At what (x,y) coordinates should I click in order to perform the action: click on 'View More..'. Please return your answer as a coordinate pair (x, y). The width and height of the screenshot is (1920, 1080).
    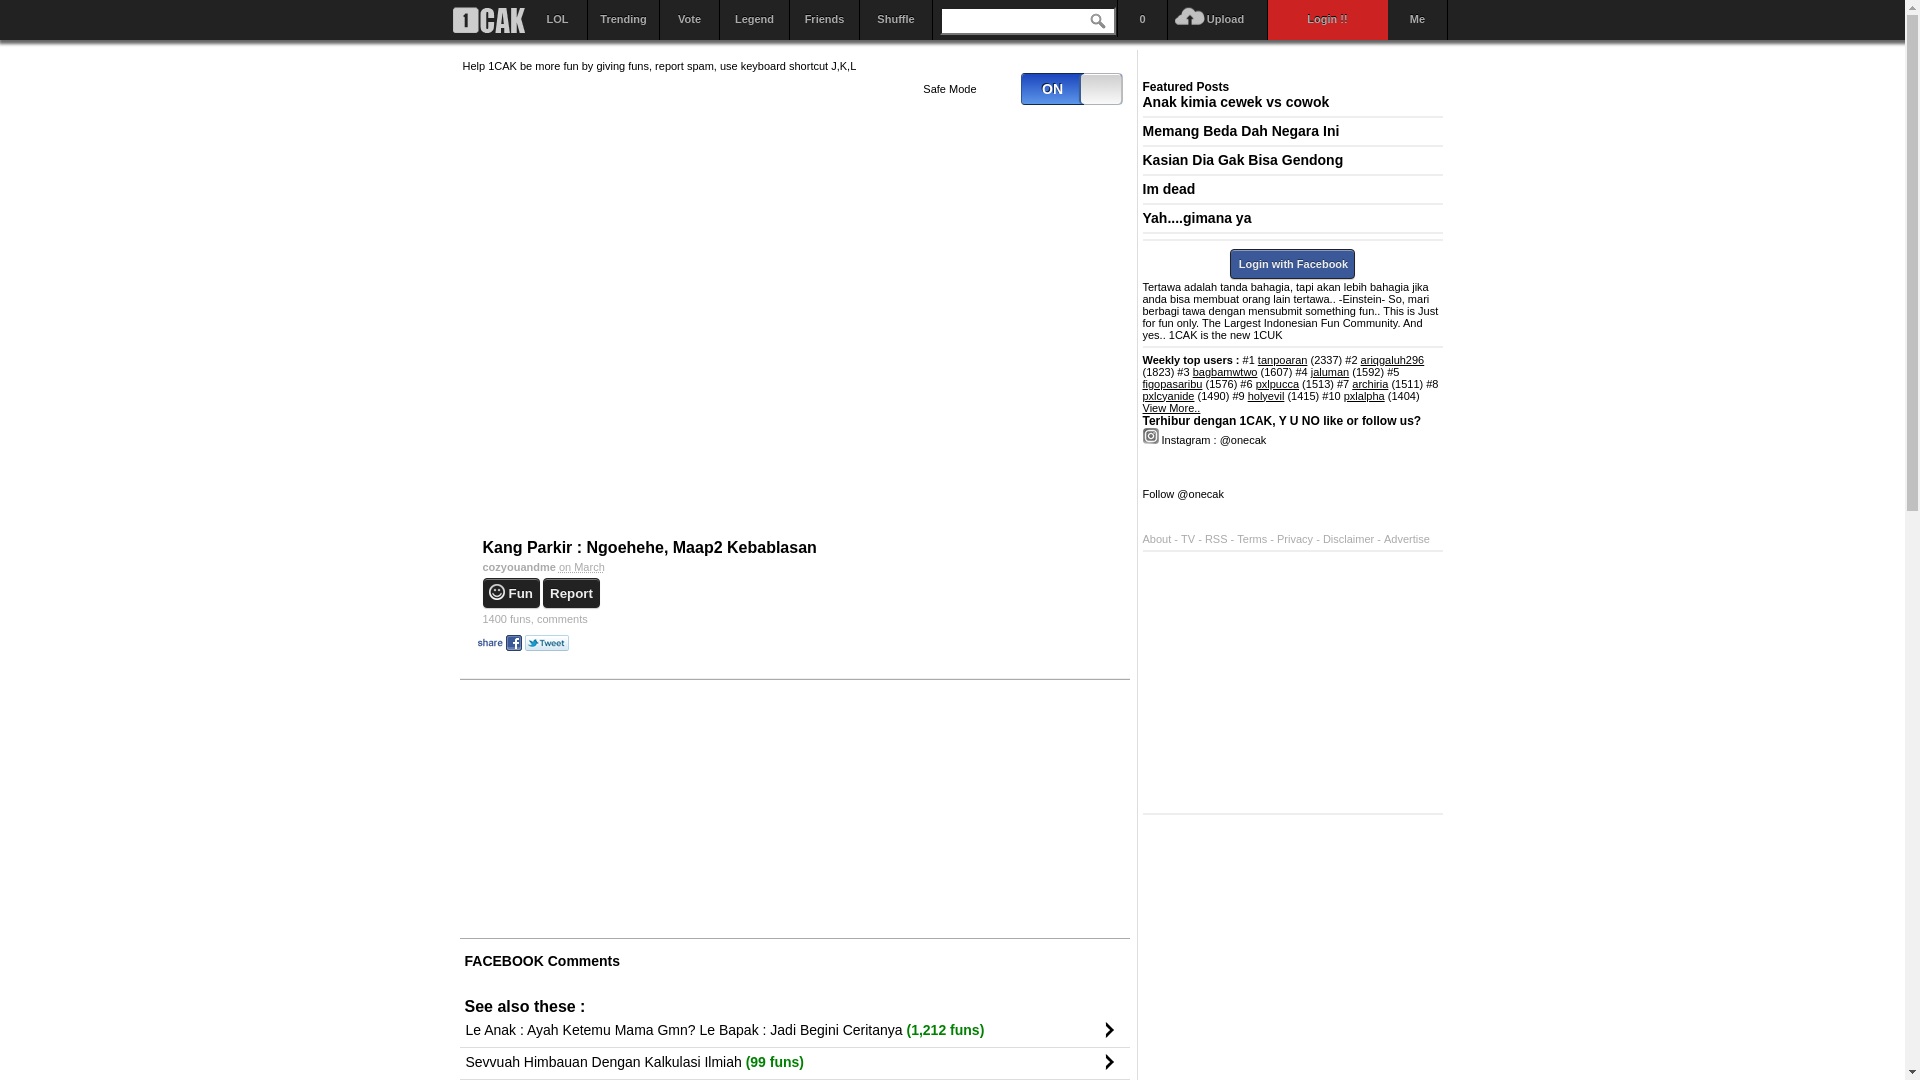
    Looking at the image, I should click on (1171, 407).